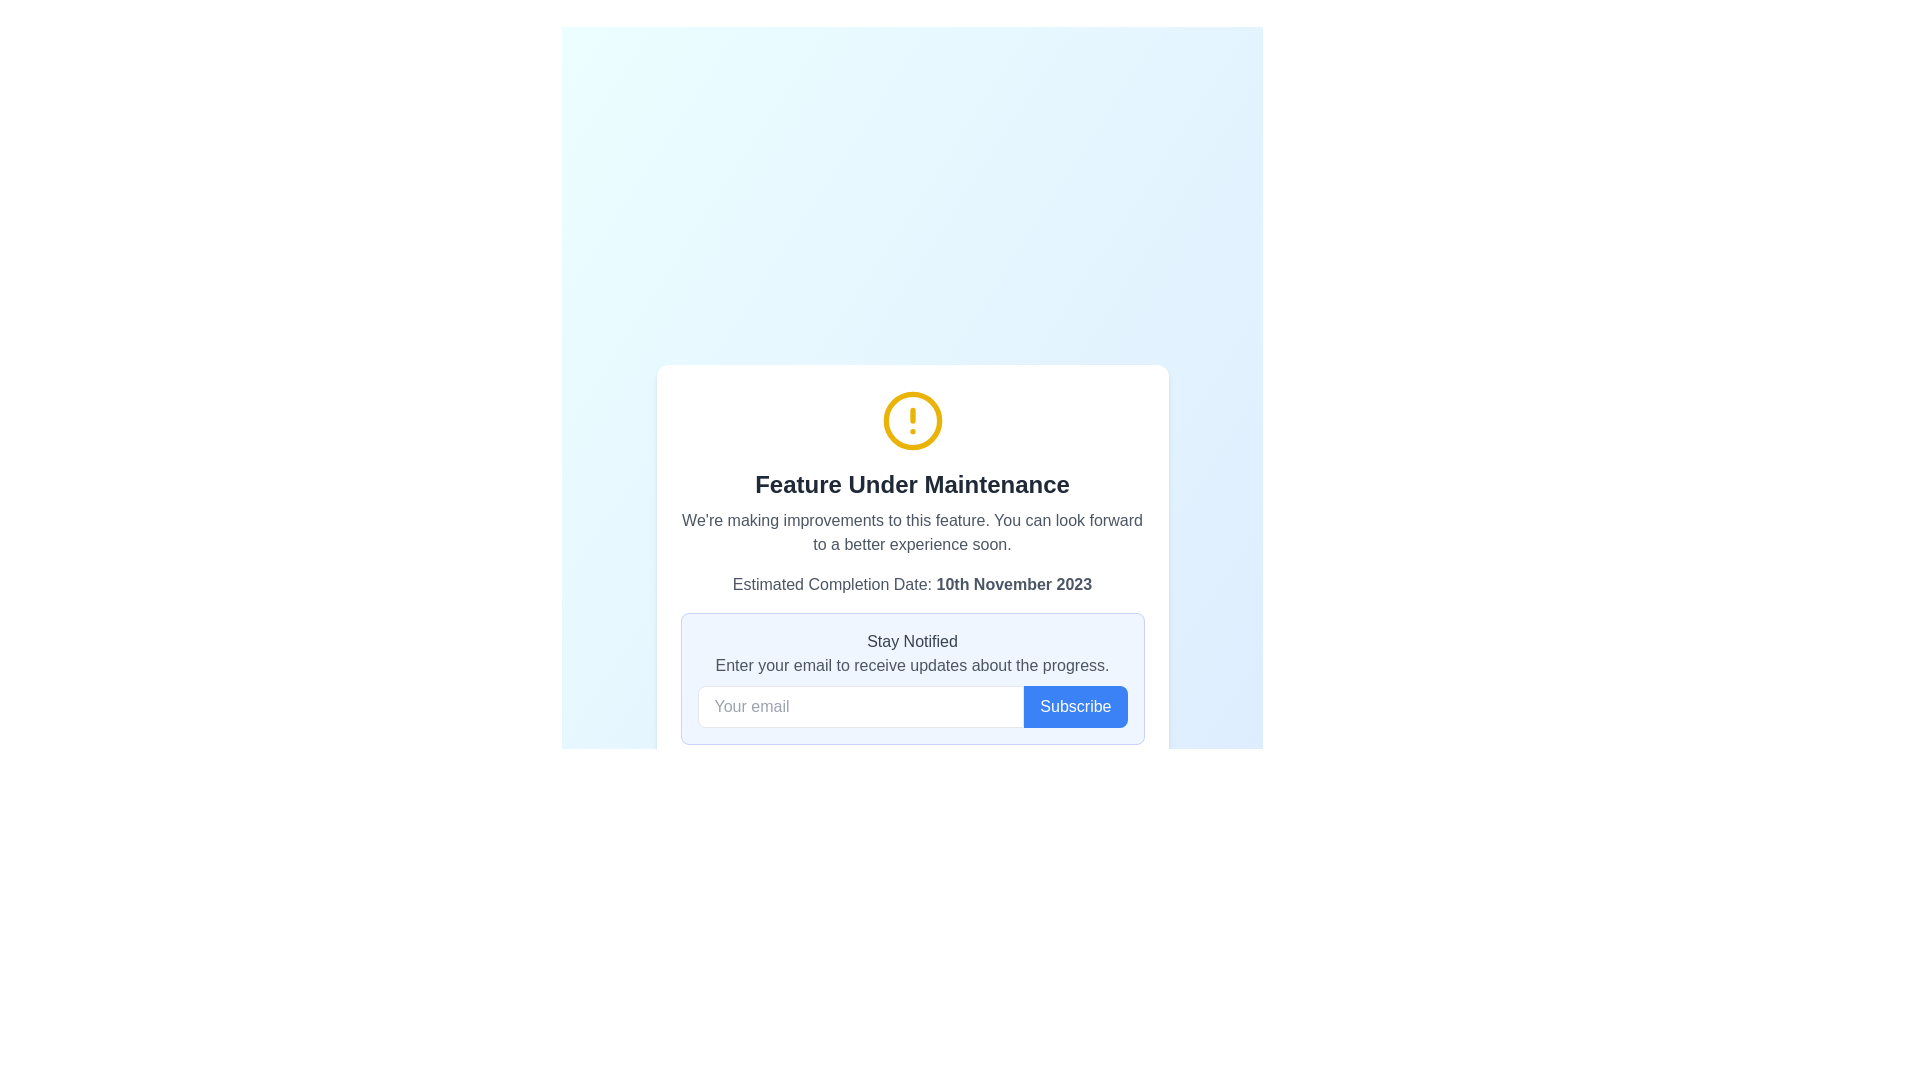  I want to click on the circular alert icon with a yellow outline containing an exclamation mark, located at the top of the modal above the title 'Feature Under Maintenance', so click(911, 419).